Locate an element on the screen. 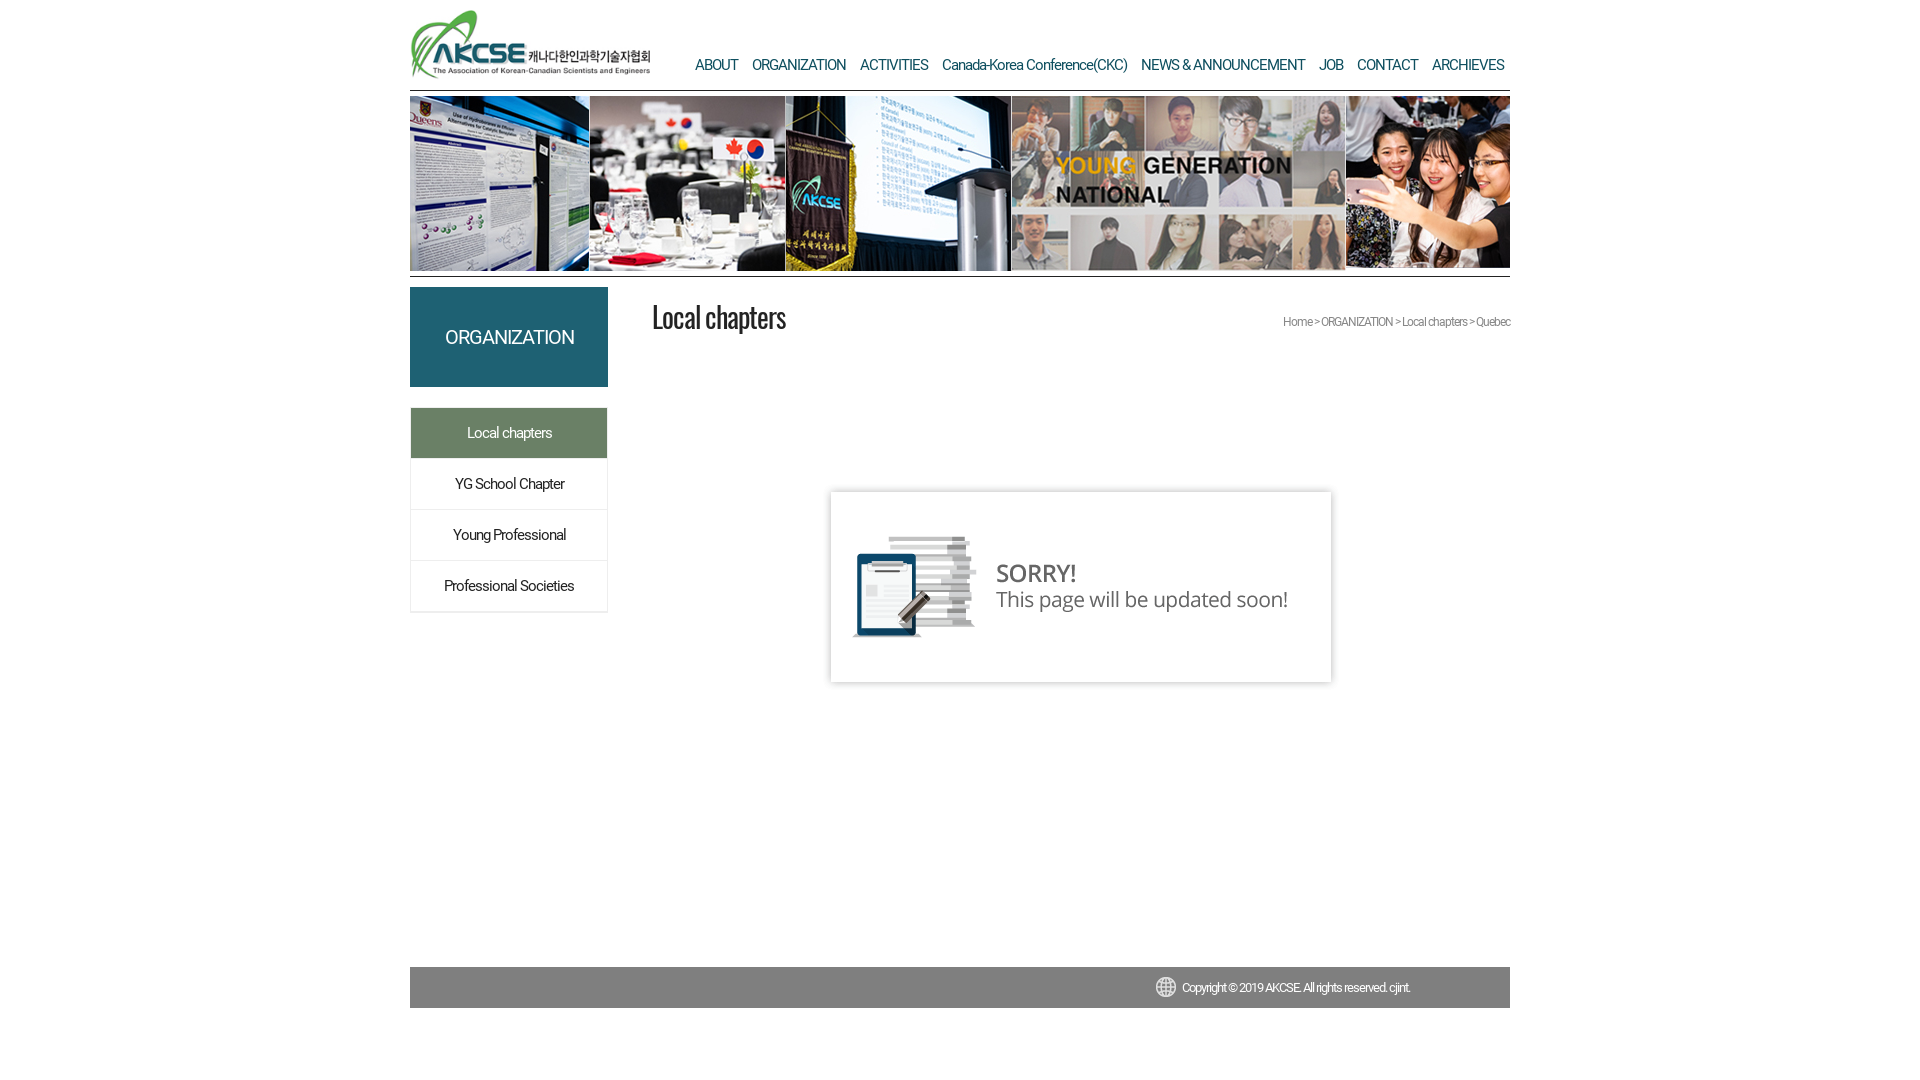 The width and height of the screenshot is (1920, 1080). 'Local chapters' is located at coordinates (508, 431).